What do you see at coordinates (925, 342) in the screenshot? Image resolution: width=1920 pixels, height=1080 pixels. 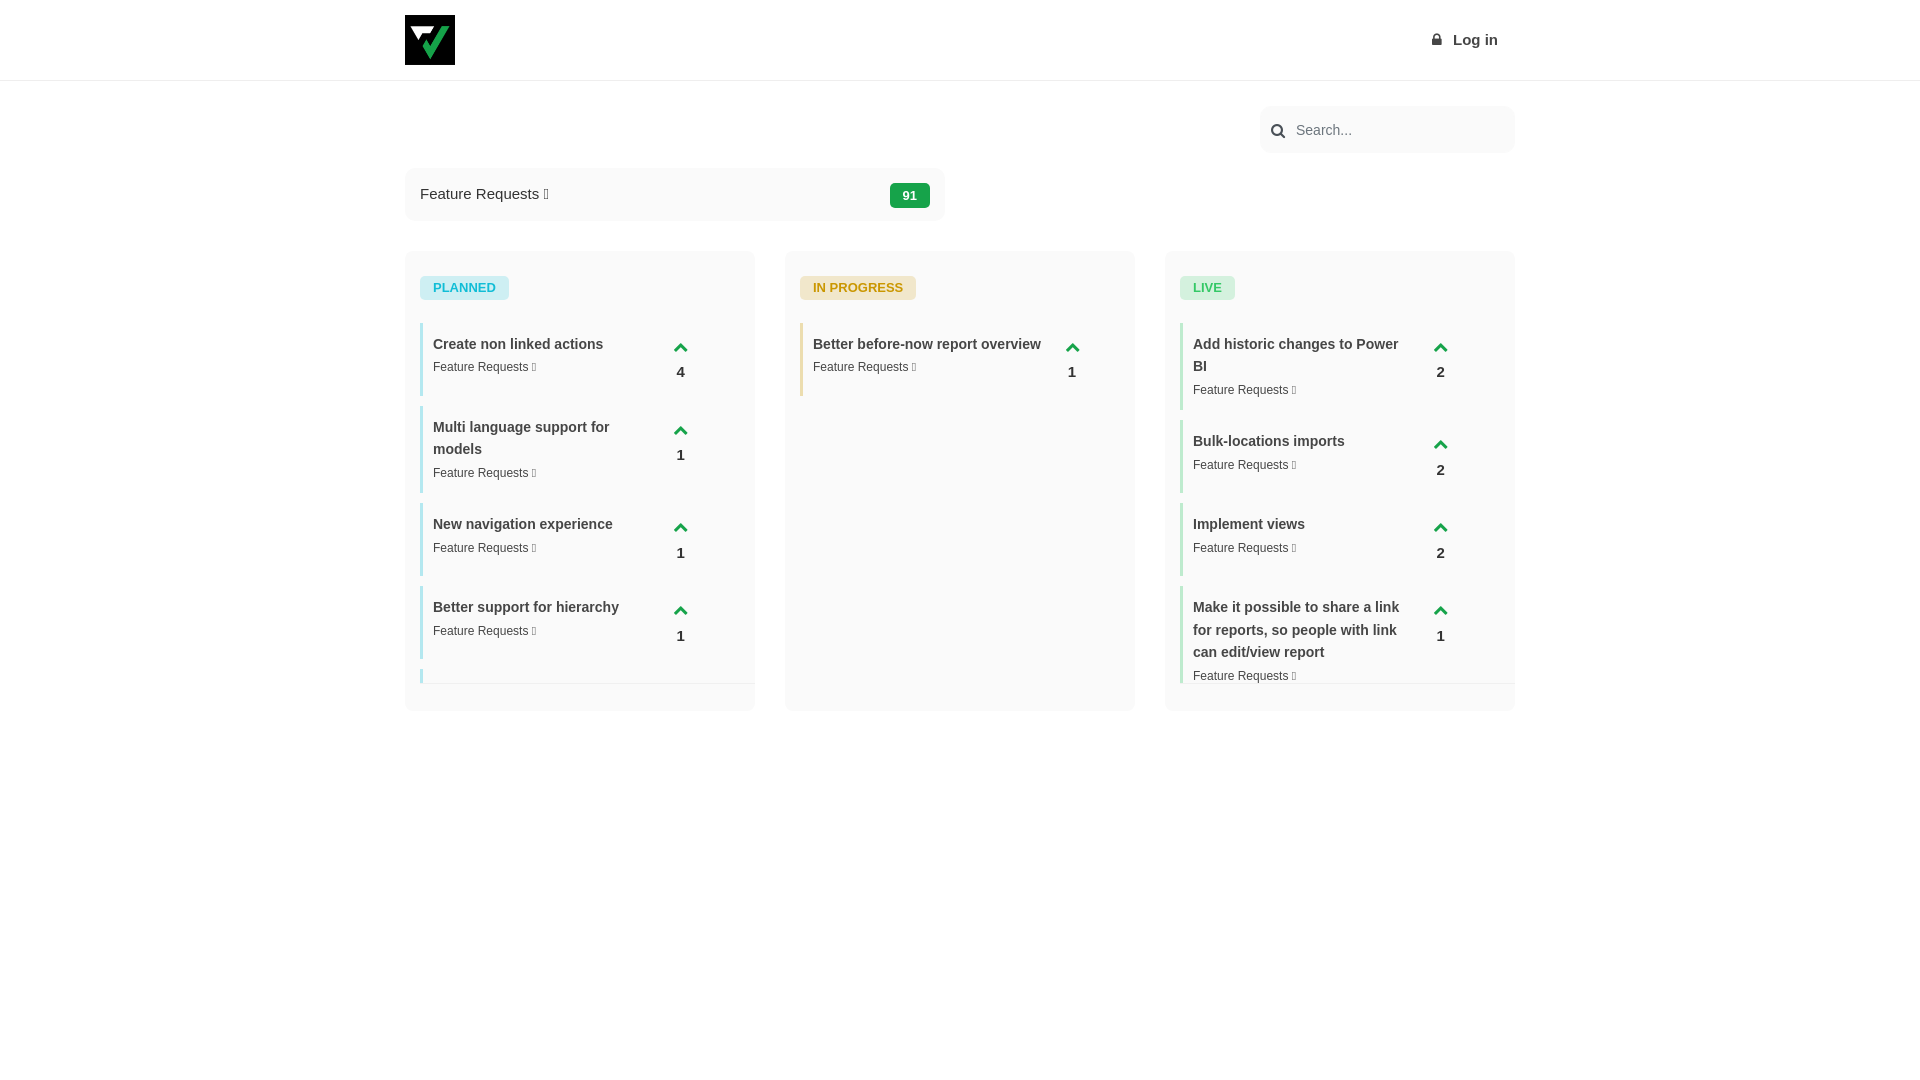 I see `'Better before-now report overview'` at bounding box center [925, 342].